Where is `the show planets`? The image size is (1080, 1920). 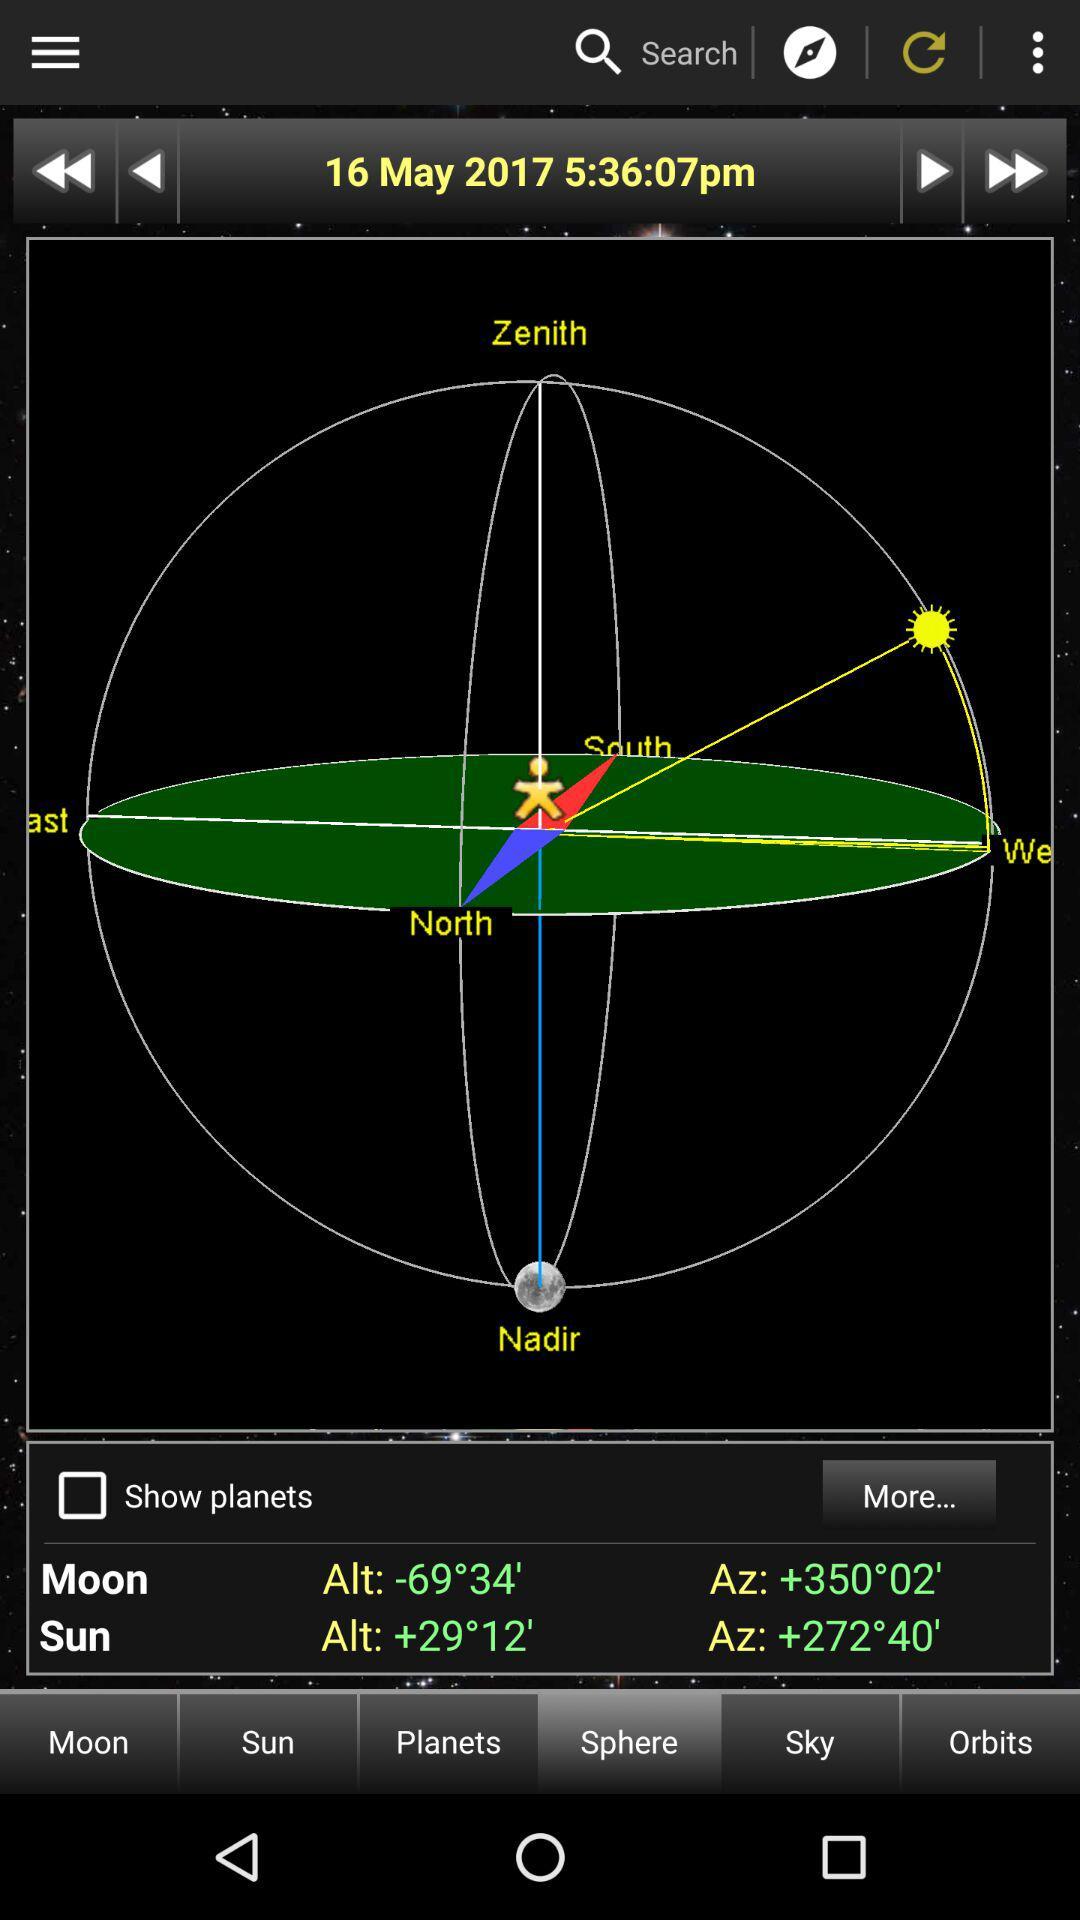 the show planets is located at coordinates (219, 1495).